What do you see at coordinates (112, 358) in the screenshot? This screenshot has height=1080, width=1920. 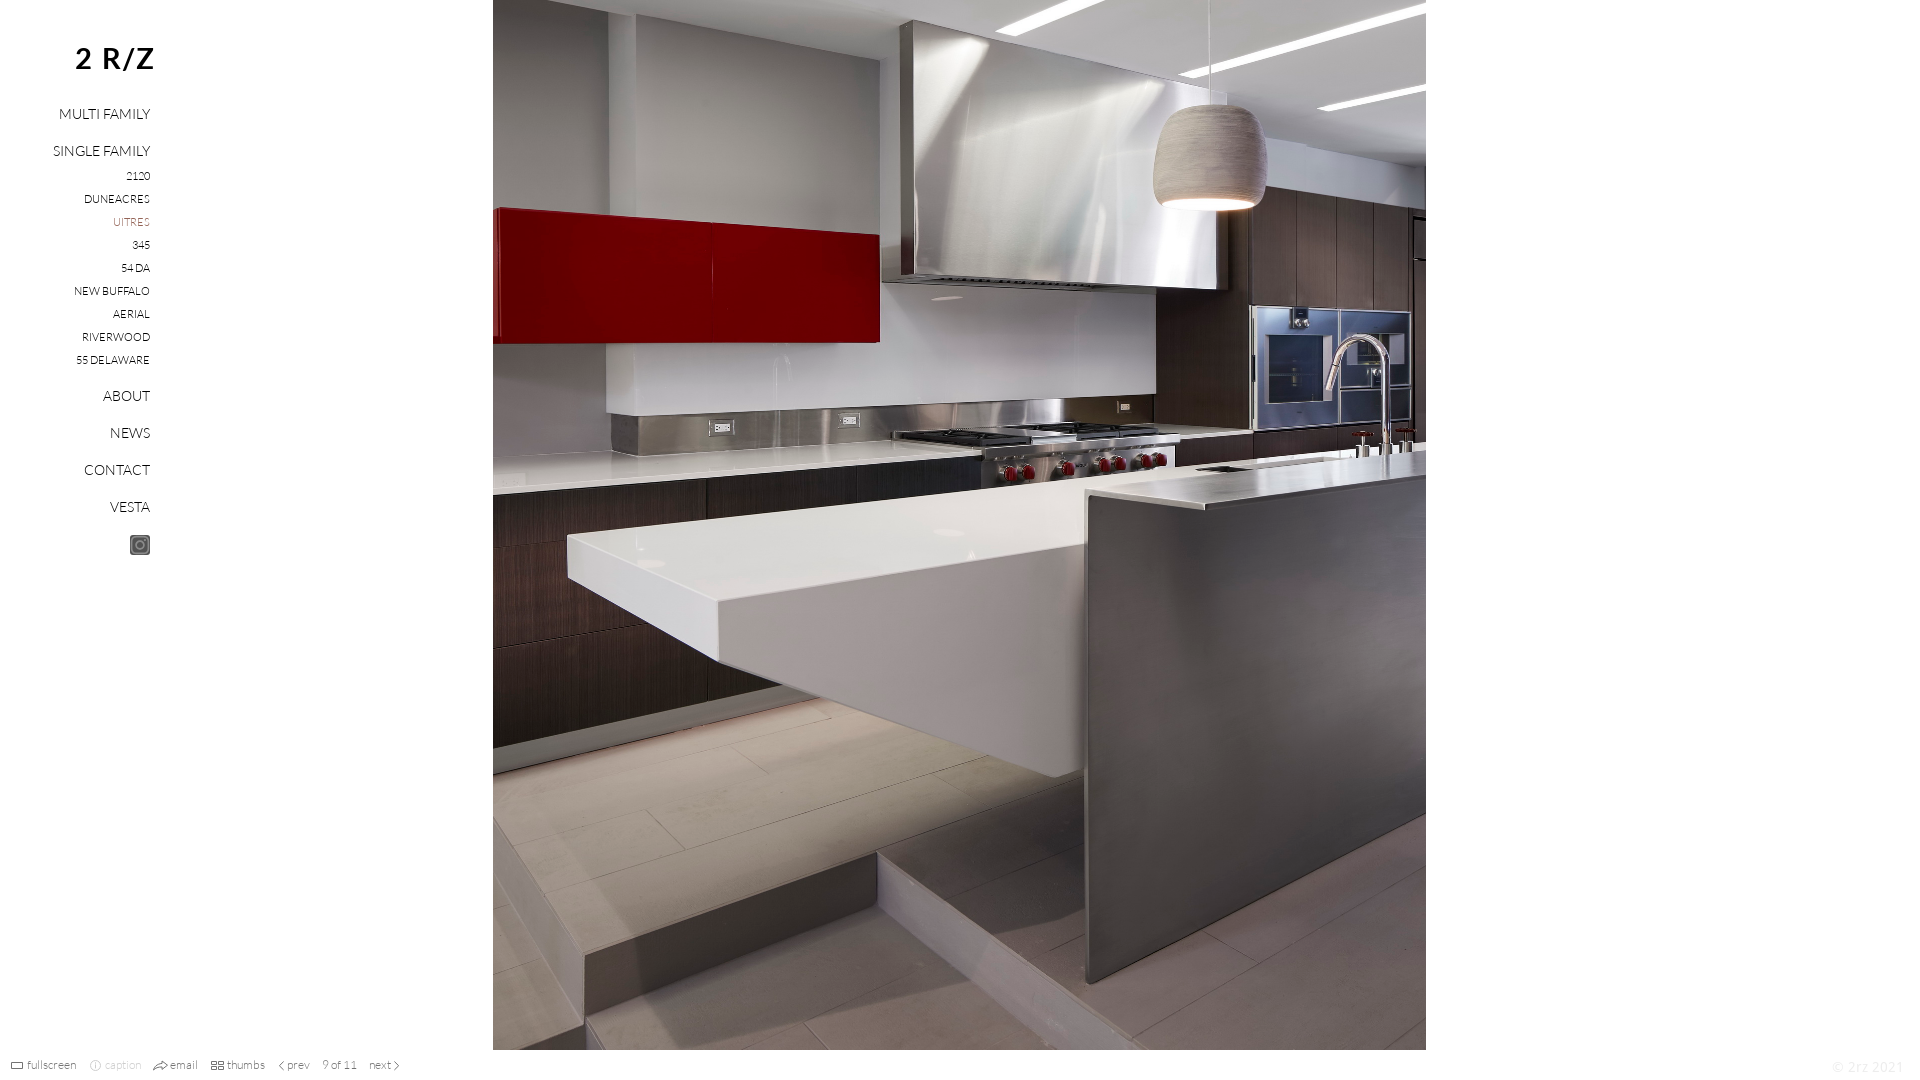 I see `'55 DELAWARE'` at bounding box center [112, 358].